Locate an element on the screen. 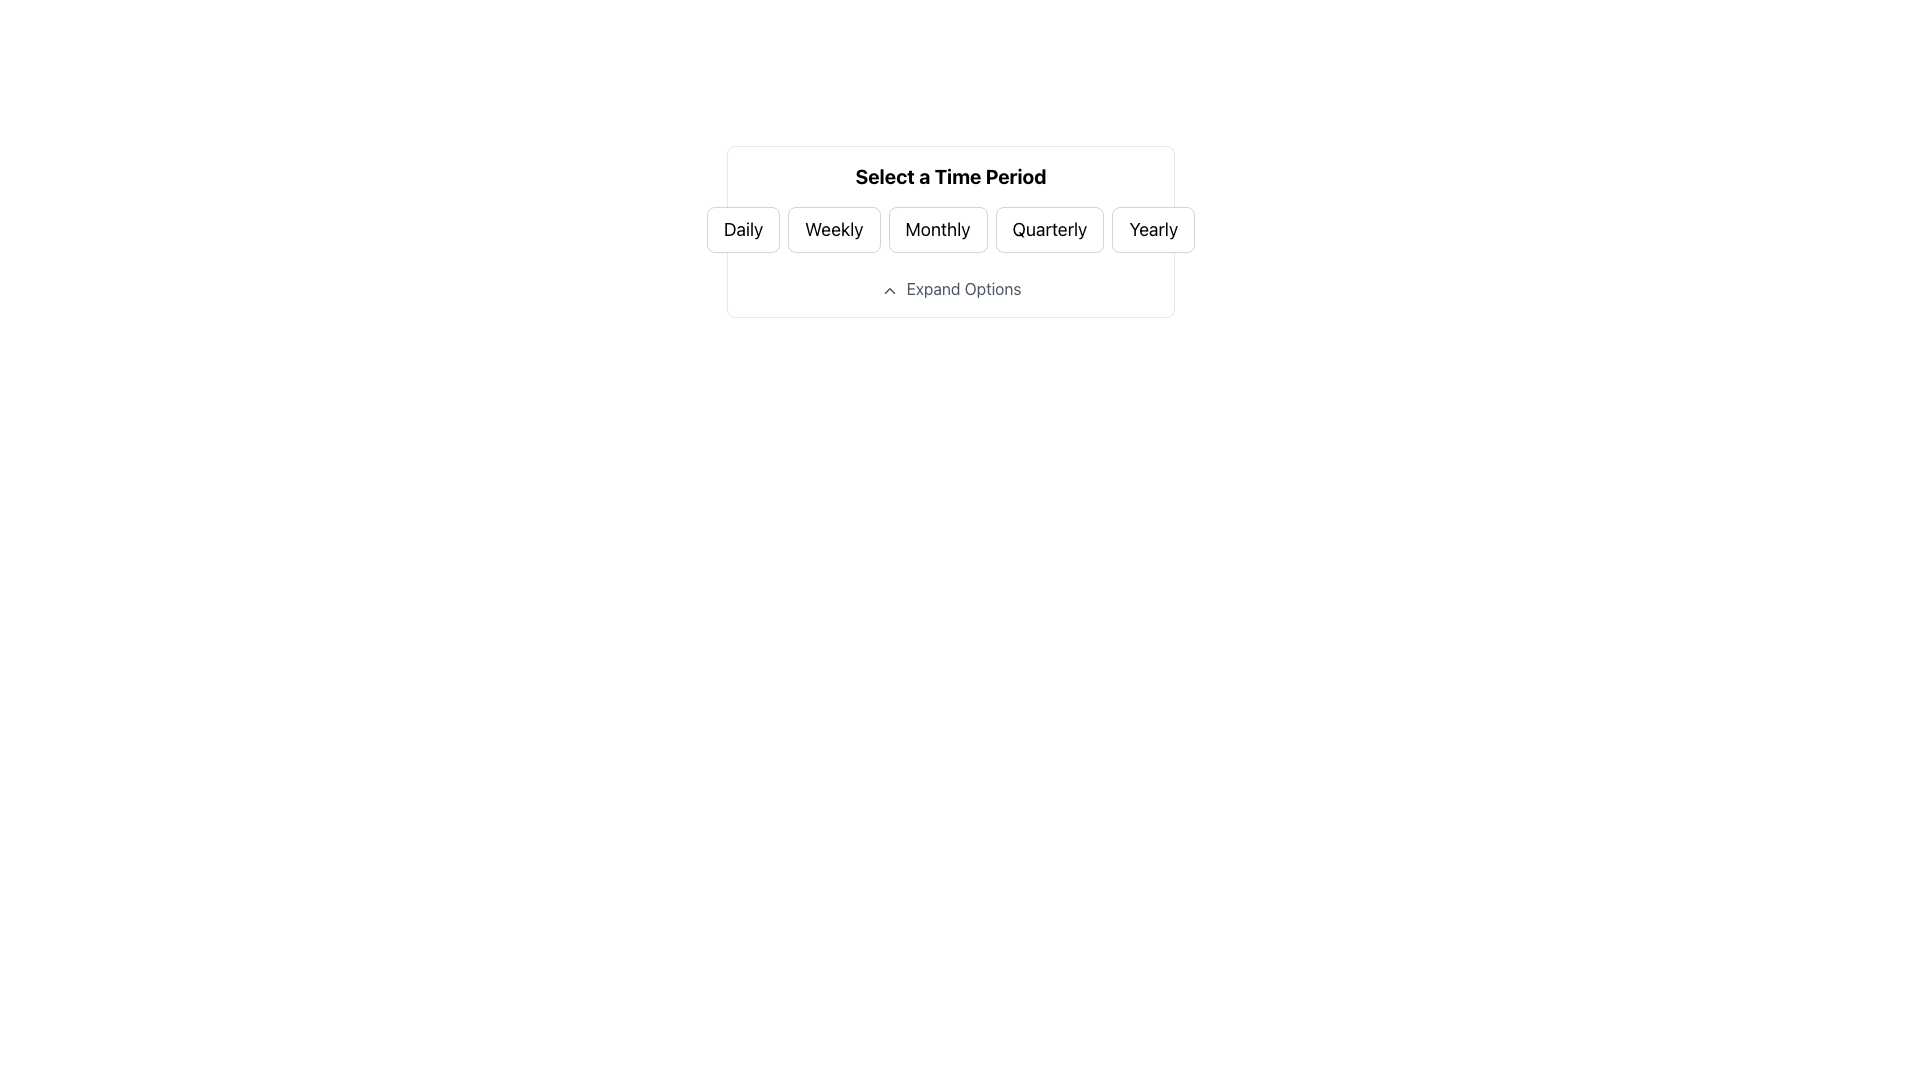 The height and width of the screenshot is (1080, 1920). the 'Quarterly' button, which is a rectangular button with rounded corners, labeled 'Quarterly' in black text on a white background, located under the 'Select a Time Period' heading is located at coordinates (1048, 229).